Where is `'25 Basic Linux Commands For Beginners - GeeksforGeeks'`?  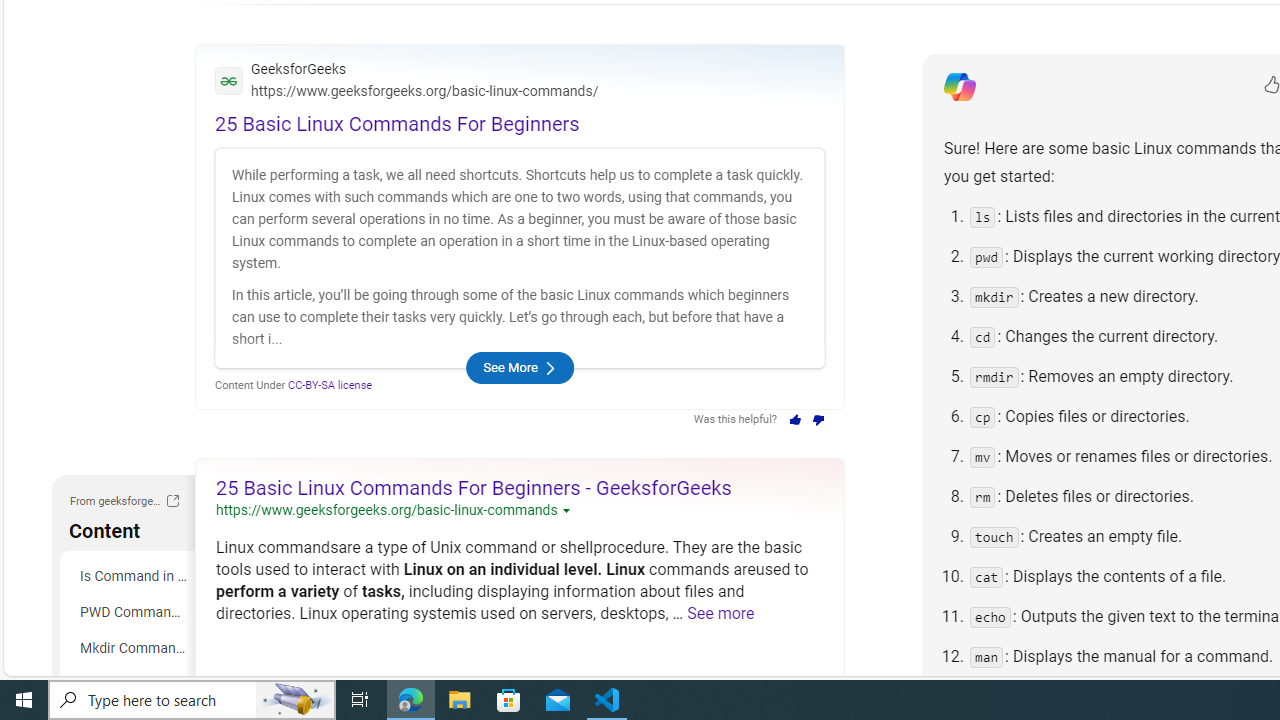
'25 Basic Linux Commands For Beginners - GeeksforGeeks' is located at coordinates (473, 487).